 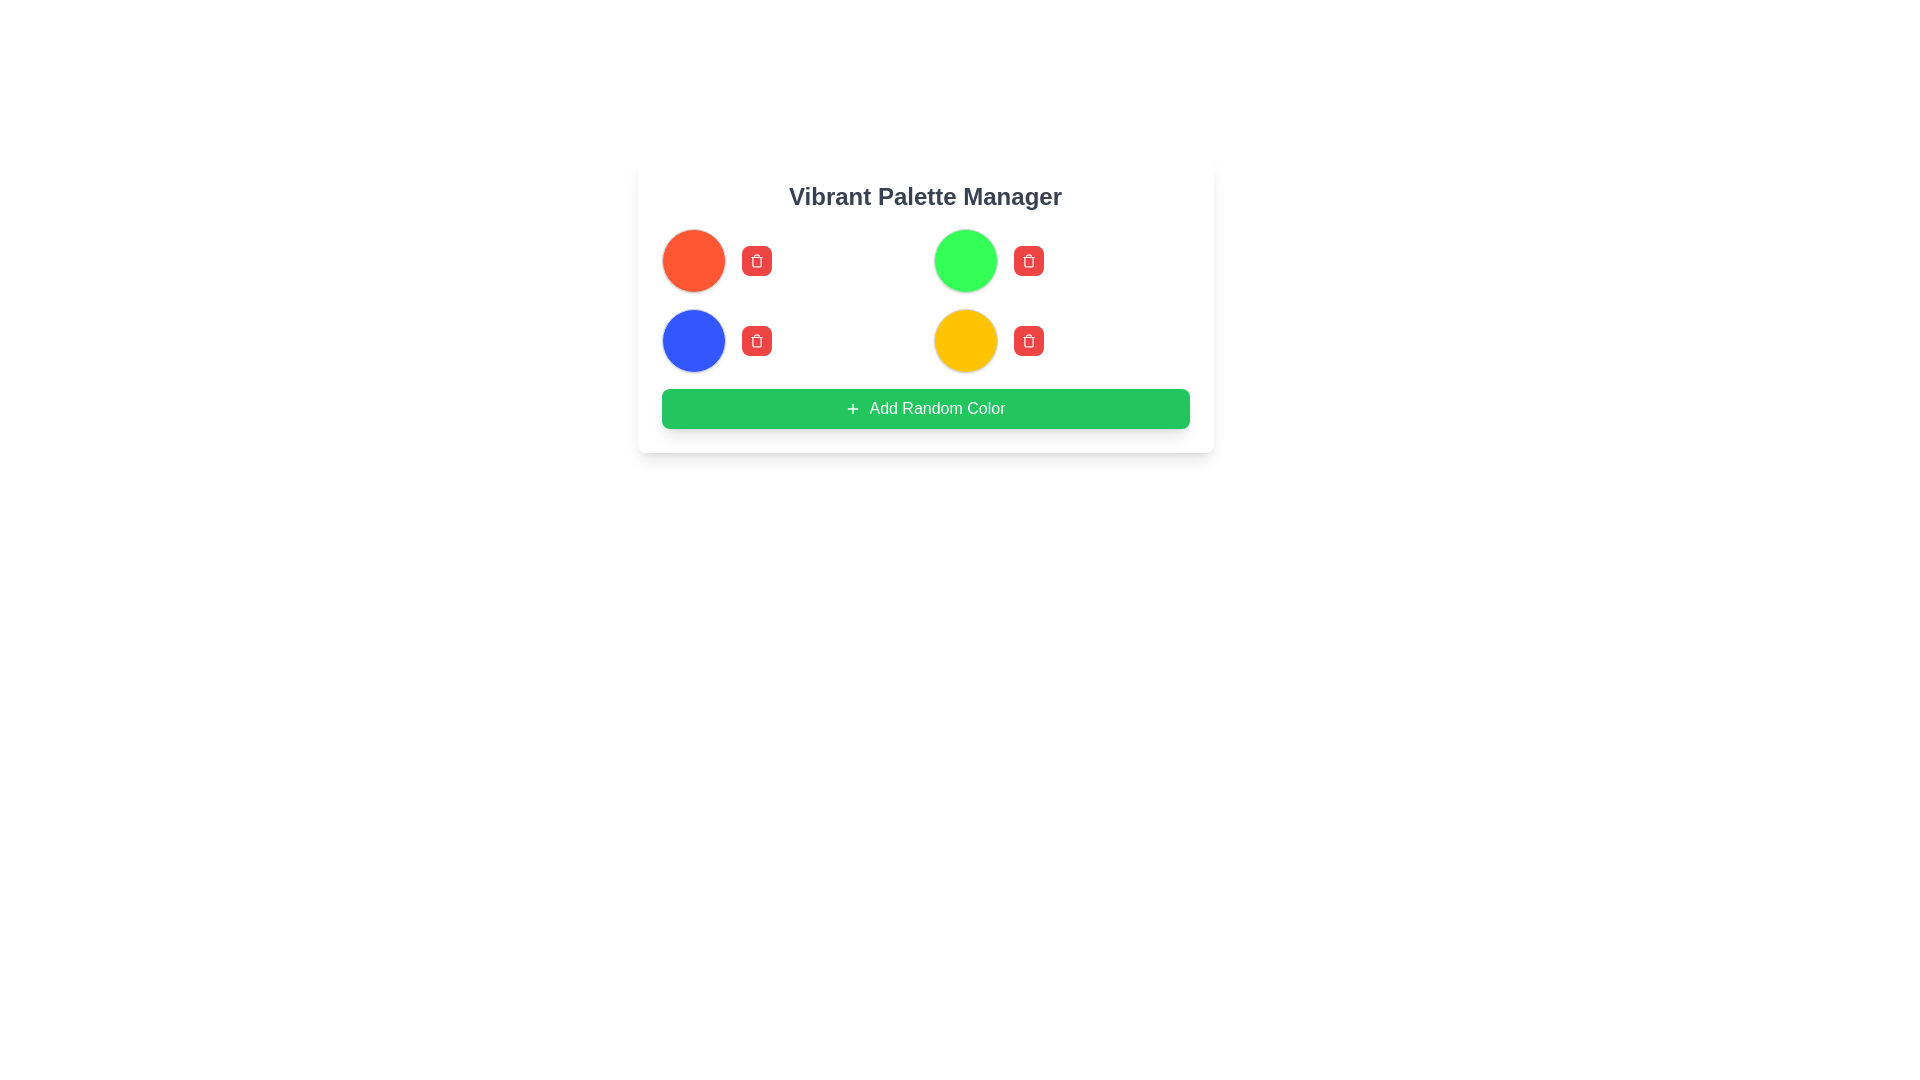 What do you see at coordinates (788, 339) in the screenshot?
I see `the blue circular element` at bounding box center [788, 339].